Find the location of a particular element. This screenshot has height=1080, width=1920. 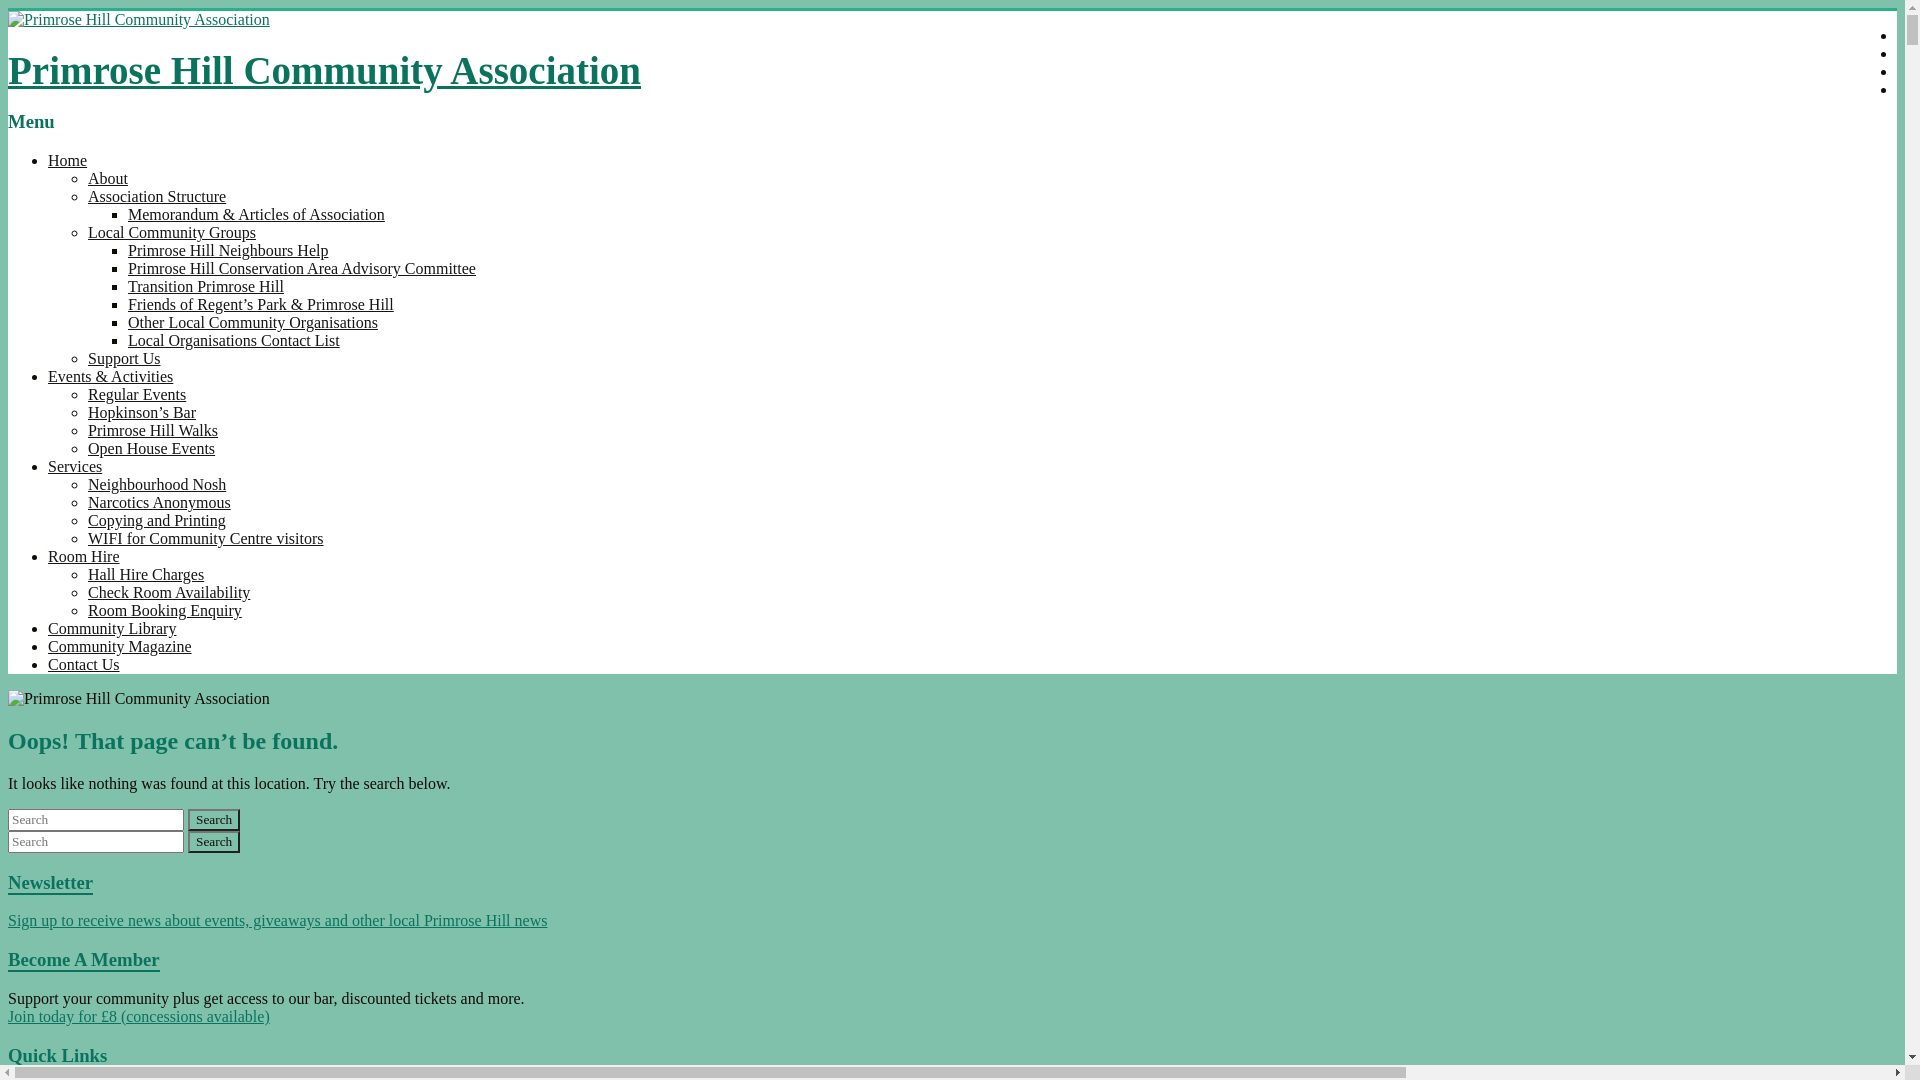

'Search' is located at coordinates (214, 841).